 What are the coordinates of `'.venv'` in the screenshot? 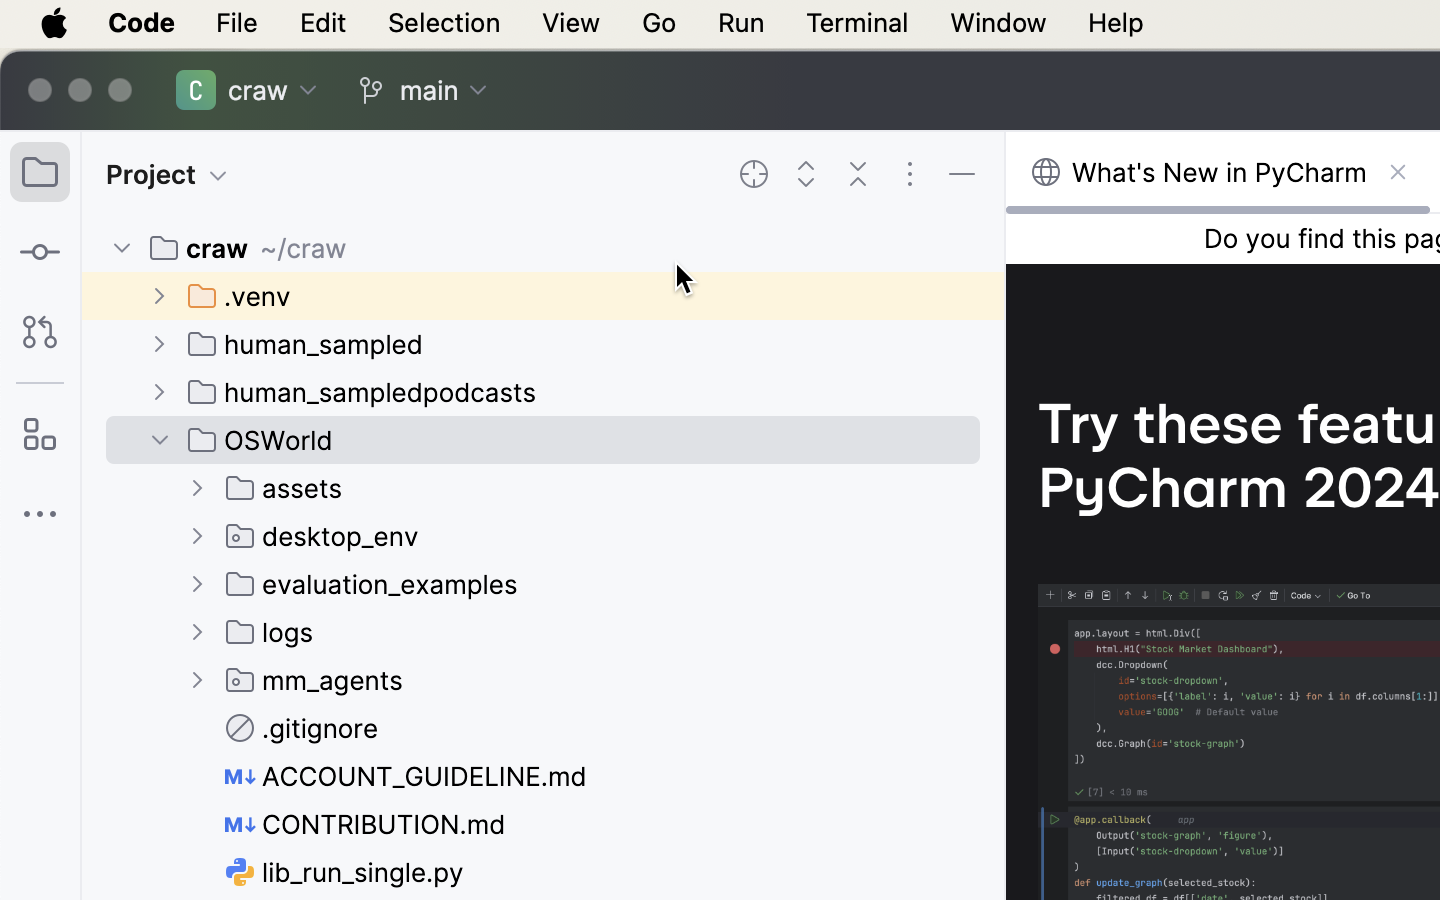 It's located at (240, 295).